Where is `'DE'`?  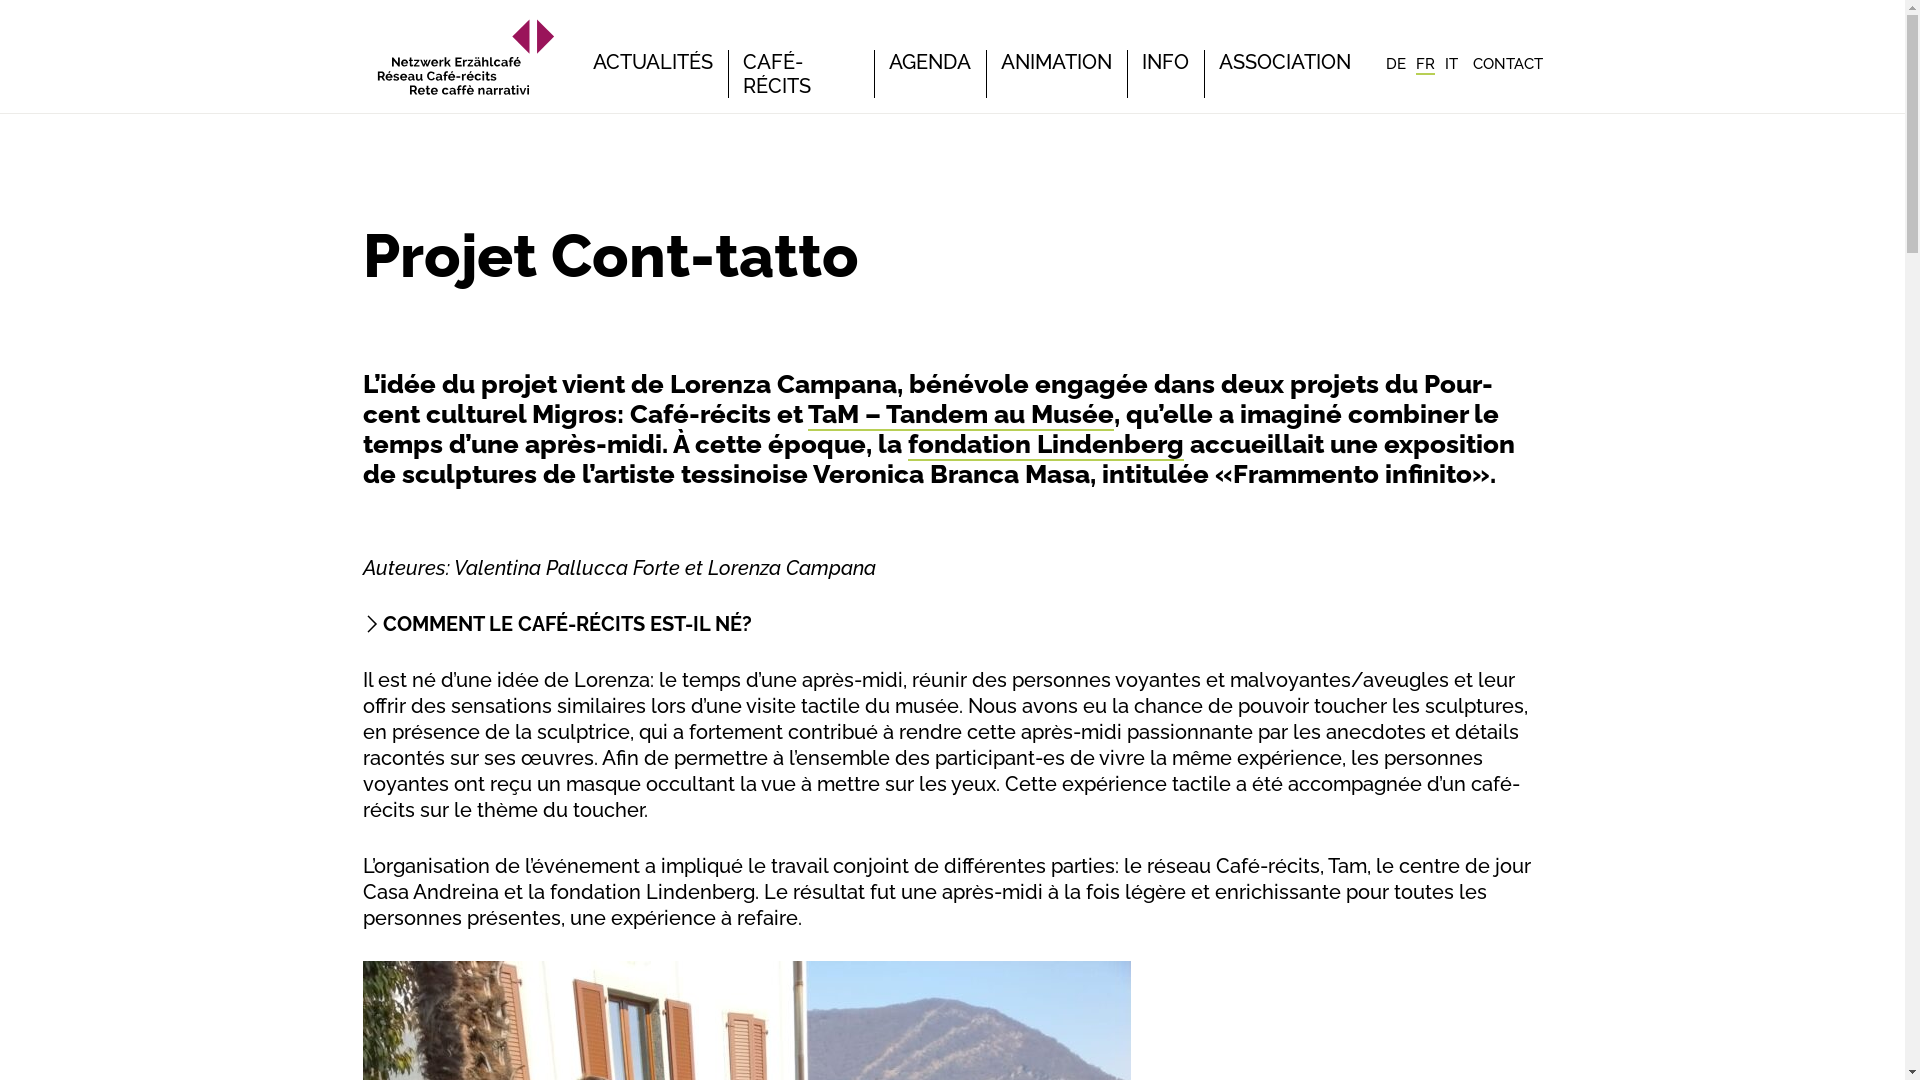
'DE' is located at coordinates (1395, 63).